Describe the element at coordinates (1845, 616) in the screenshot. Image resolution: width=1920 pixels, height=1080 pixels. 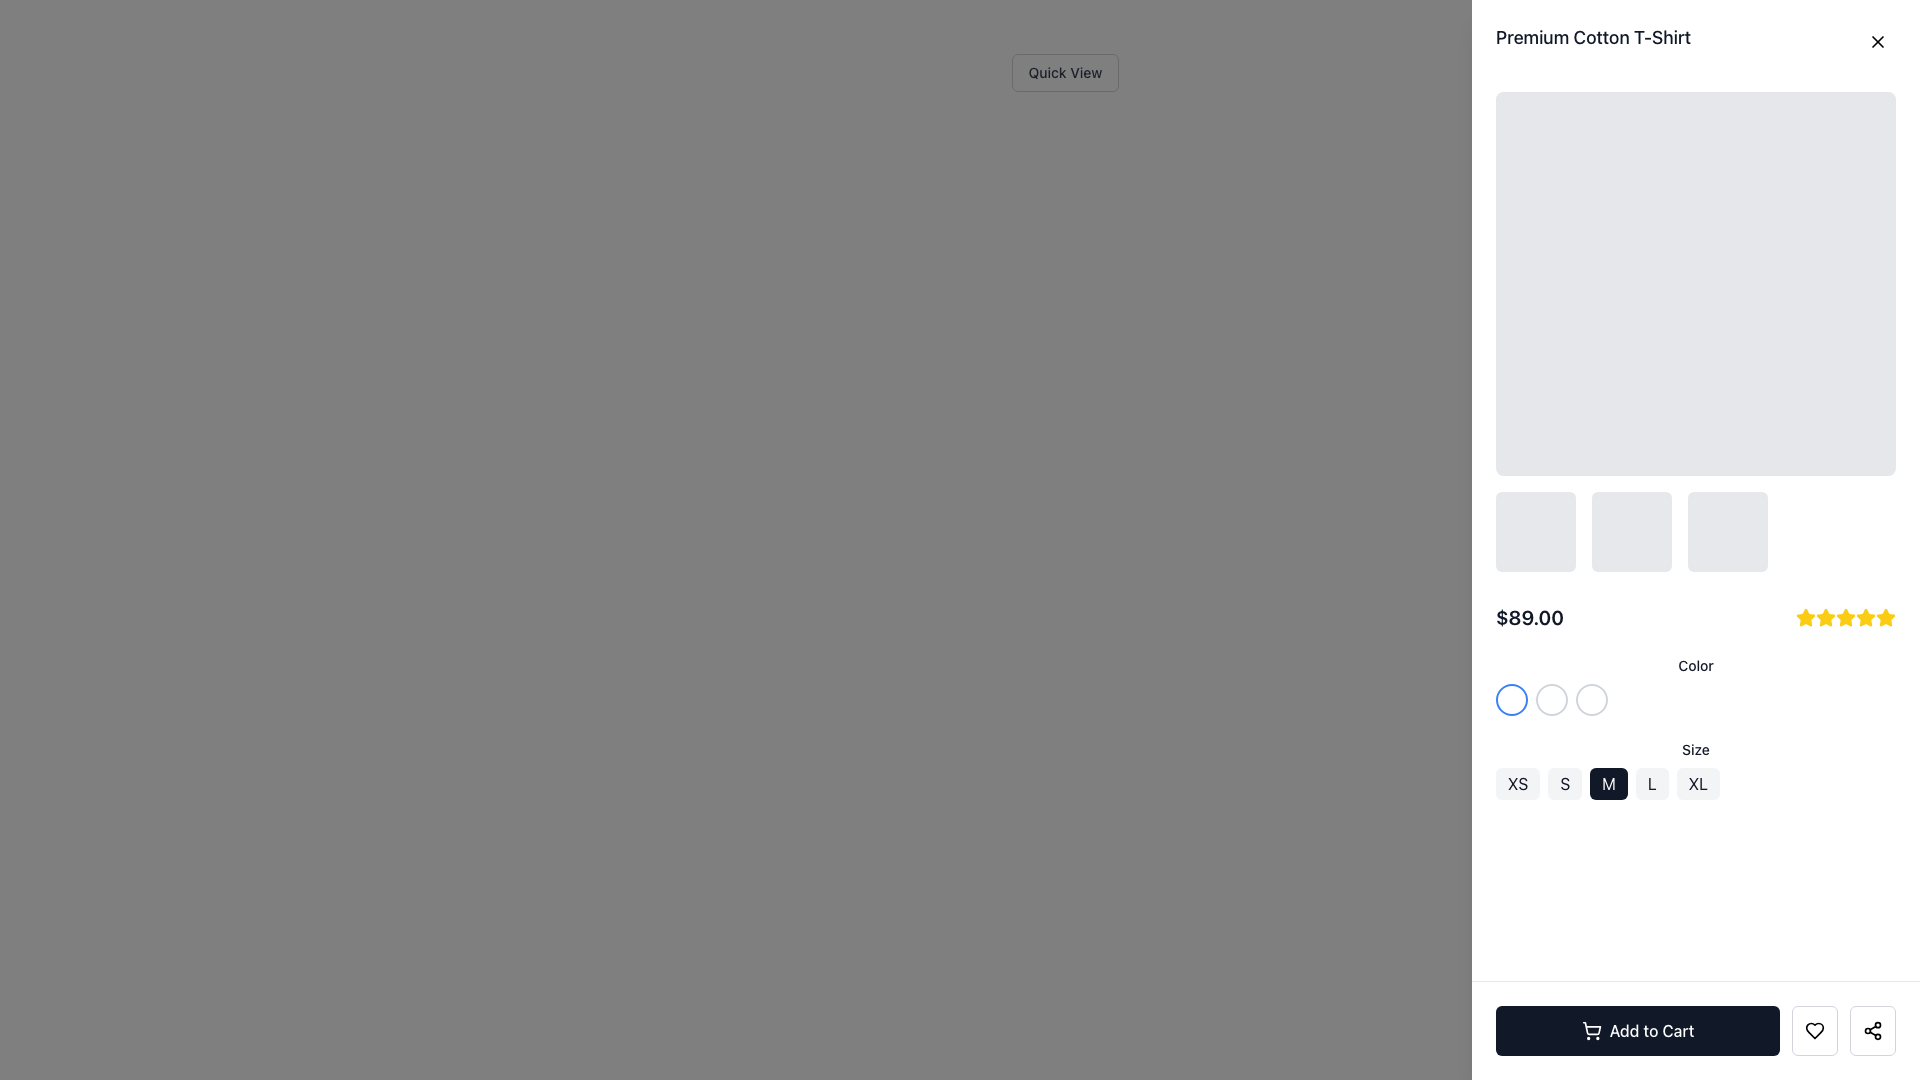
I see `the Rating component (Stars) located in the upper-right section of the interface, adjacent to the price label displaying '$89.00'` at that location.